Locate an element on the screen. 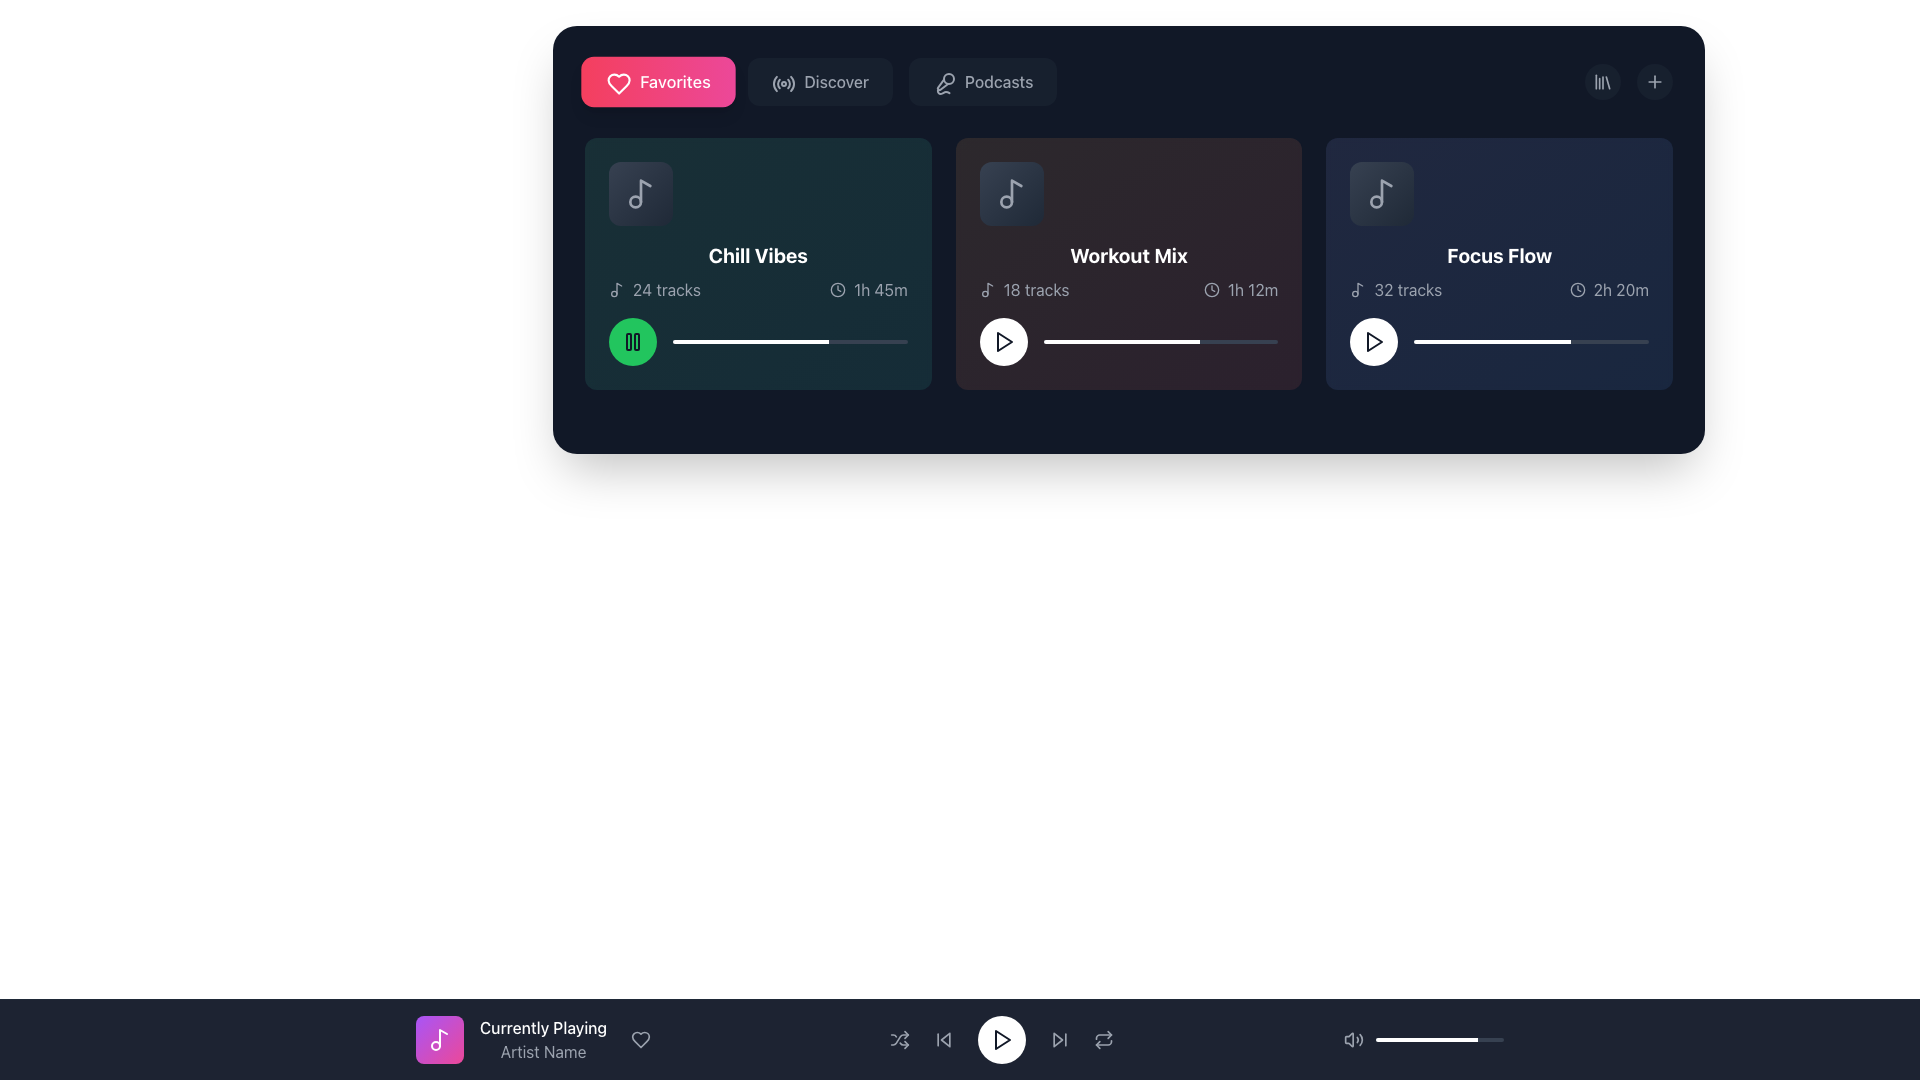 This screenshot has height=1080, width=1920. the circular outline within the SVG graphic of the clock icon, which is part of the 'Workout Mix' card indicating a duration of 1h 12m is located at coordinates (1210, 289).